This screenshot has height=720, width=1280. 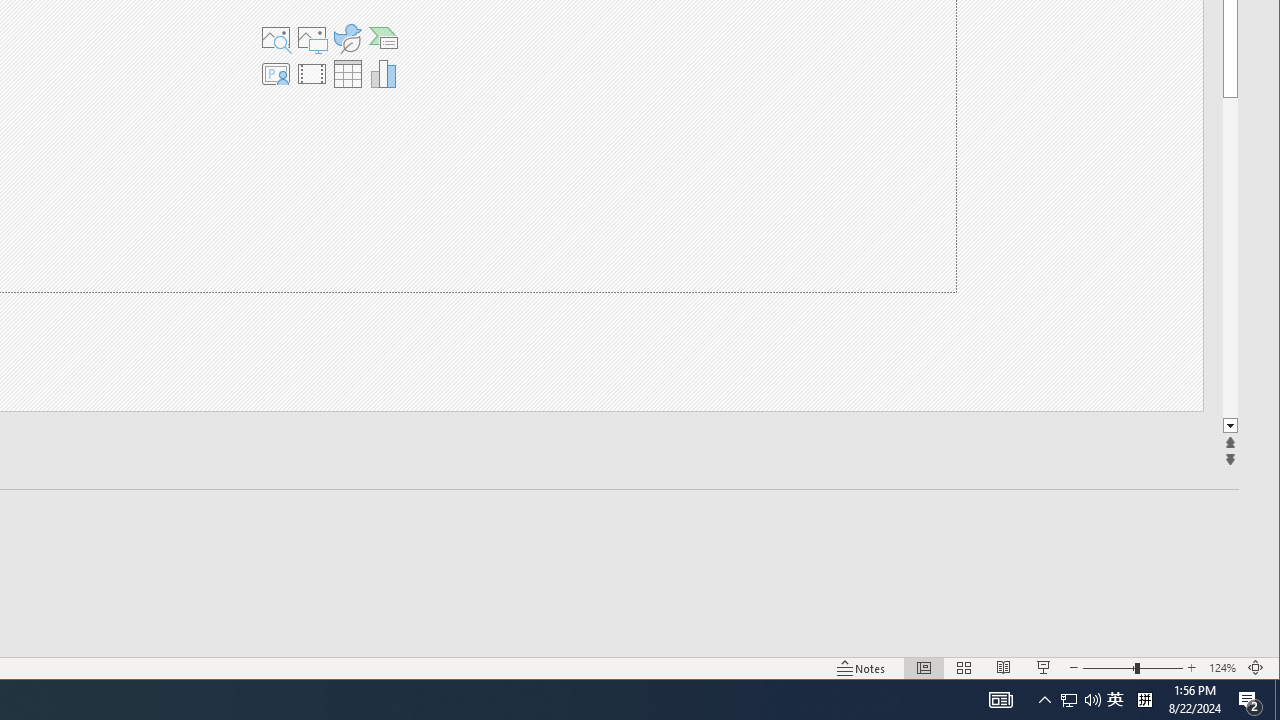 I want to click on 'Insert Video', so click(x=310, y=73).